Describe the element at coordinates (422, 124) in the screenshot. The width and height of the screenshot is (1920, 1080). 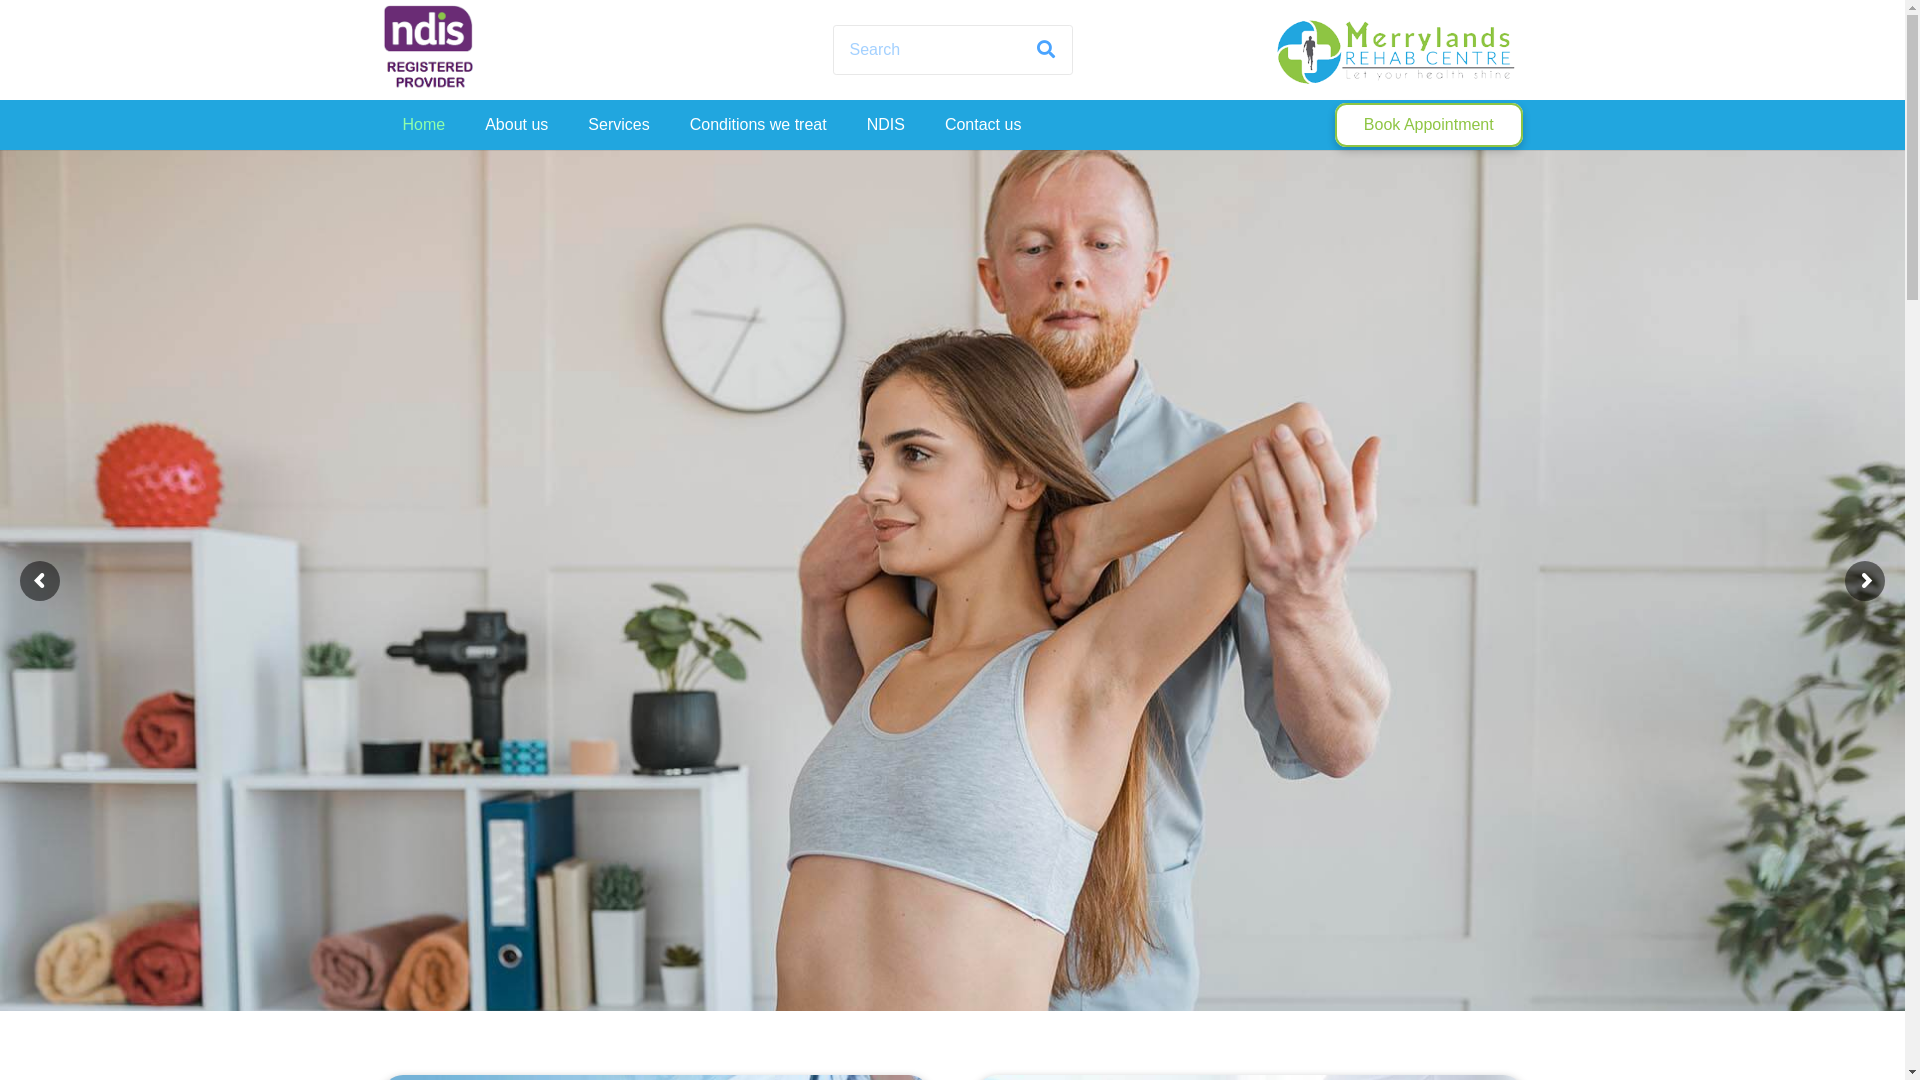
I see `'Home'` at that location.